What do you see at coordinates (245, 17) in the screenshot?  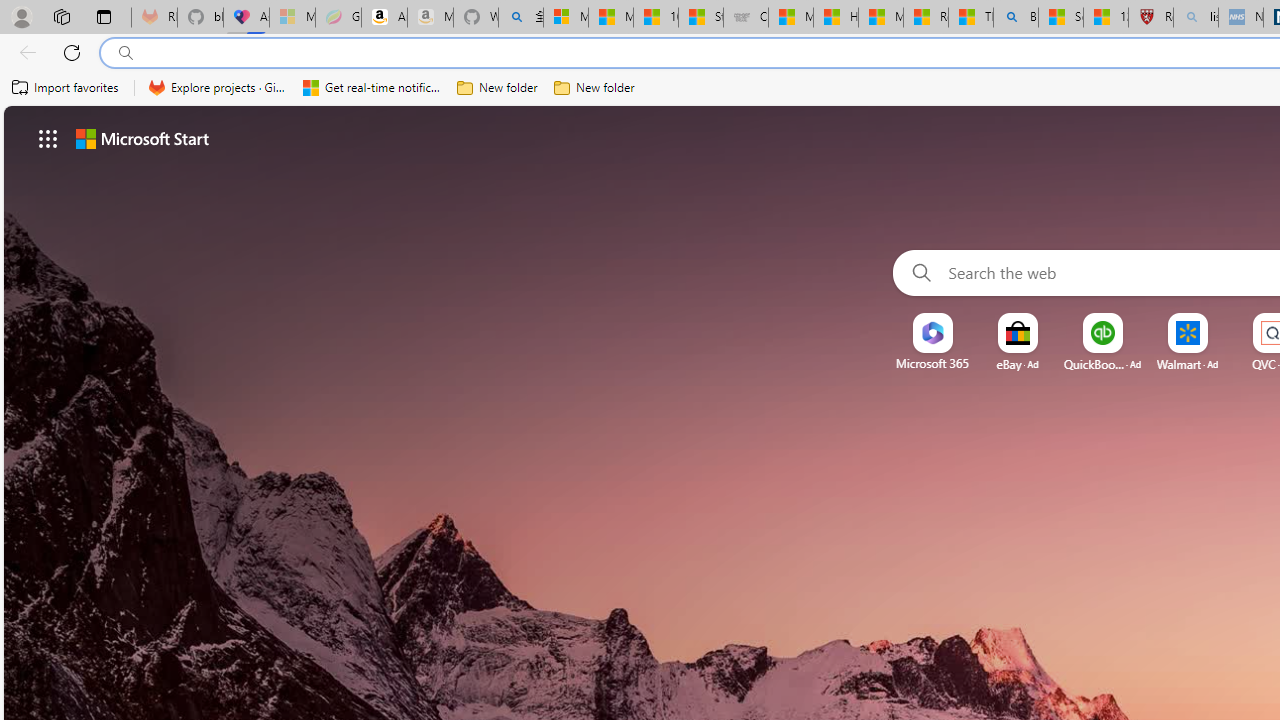 I see `'Asthma Inhalers: Names and Types'` at bounding box center [245, 17].